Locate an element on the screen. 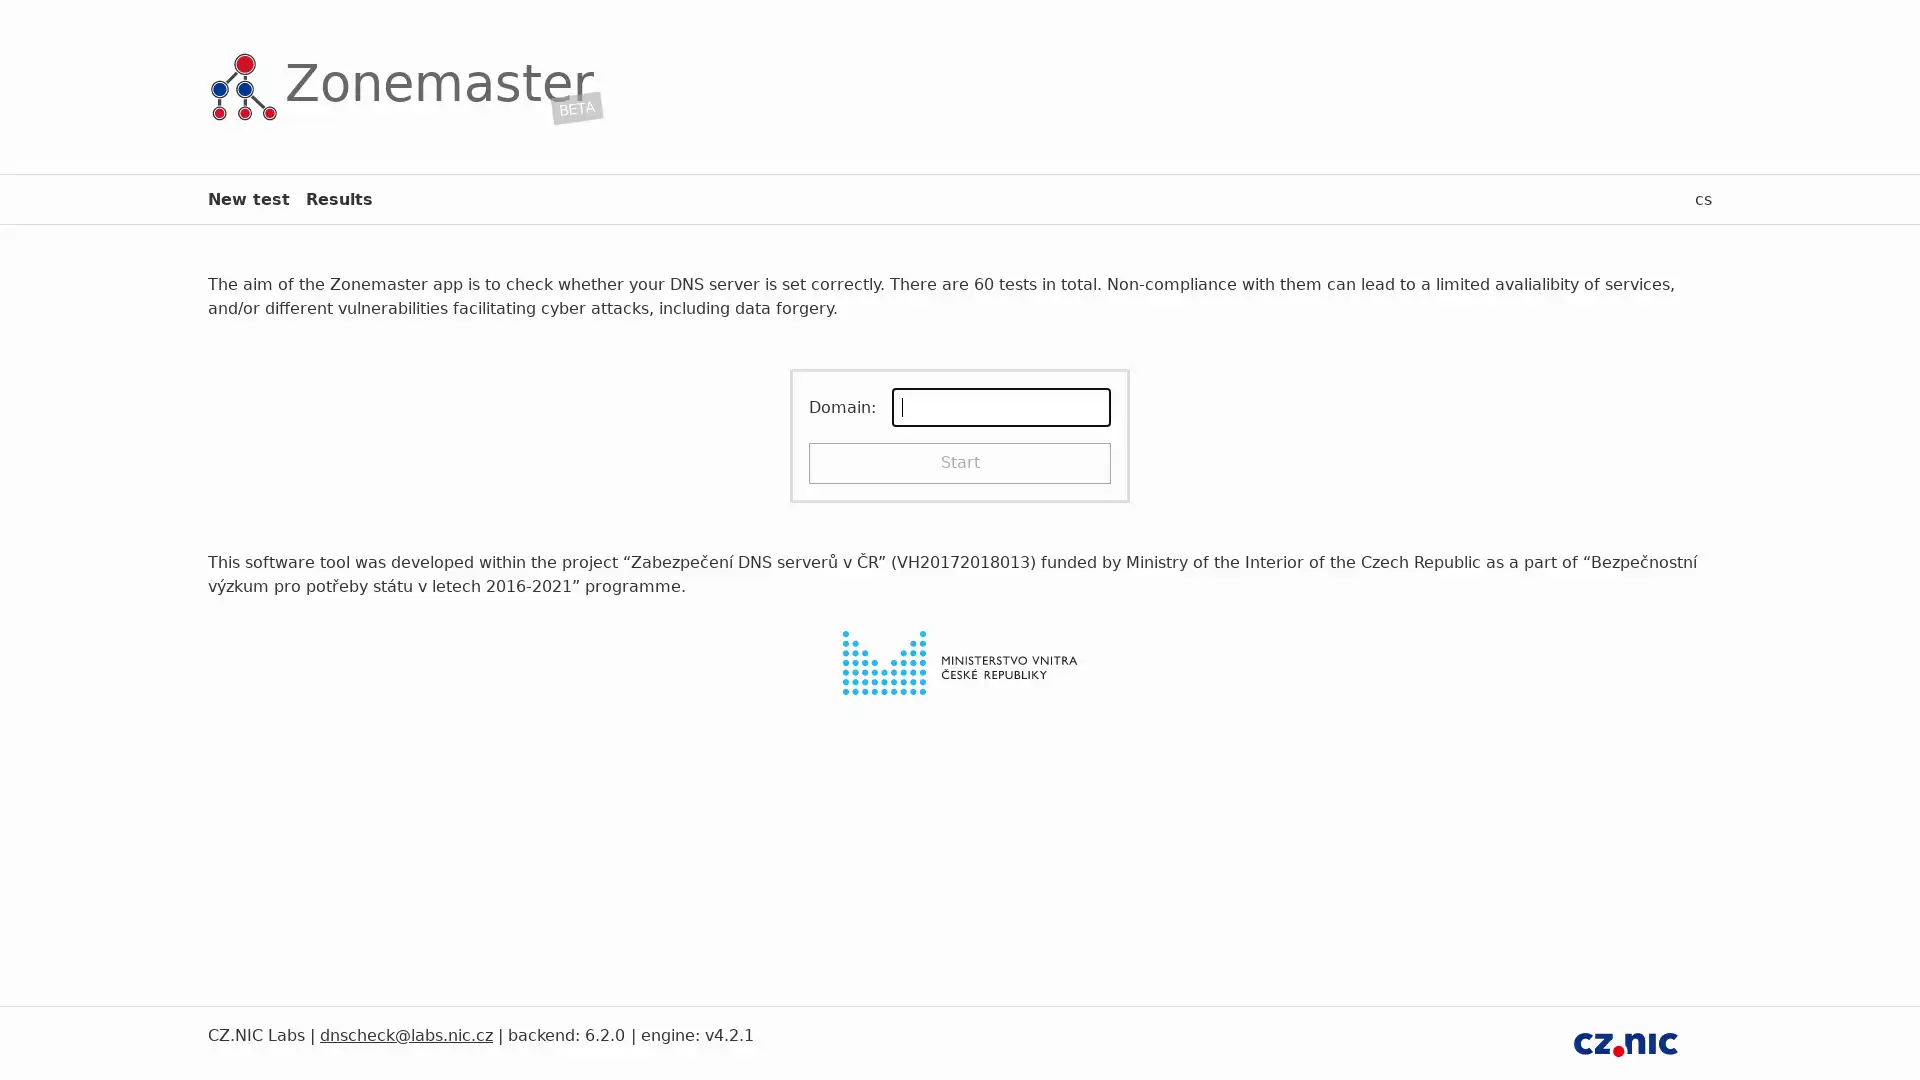 The width and height of the screenshot is (1920, 1080). cs is located at coordinates (1702, 199).